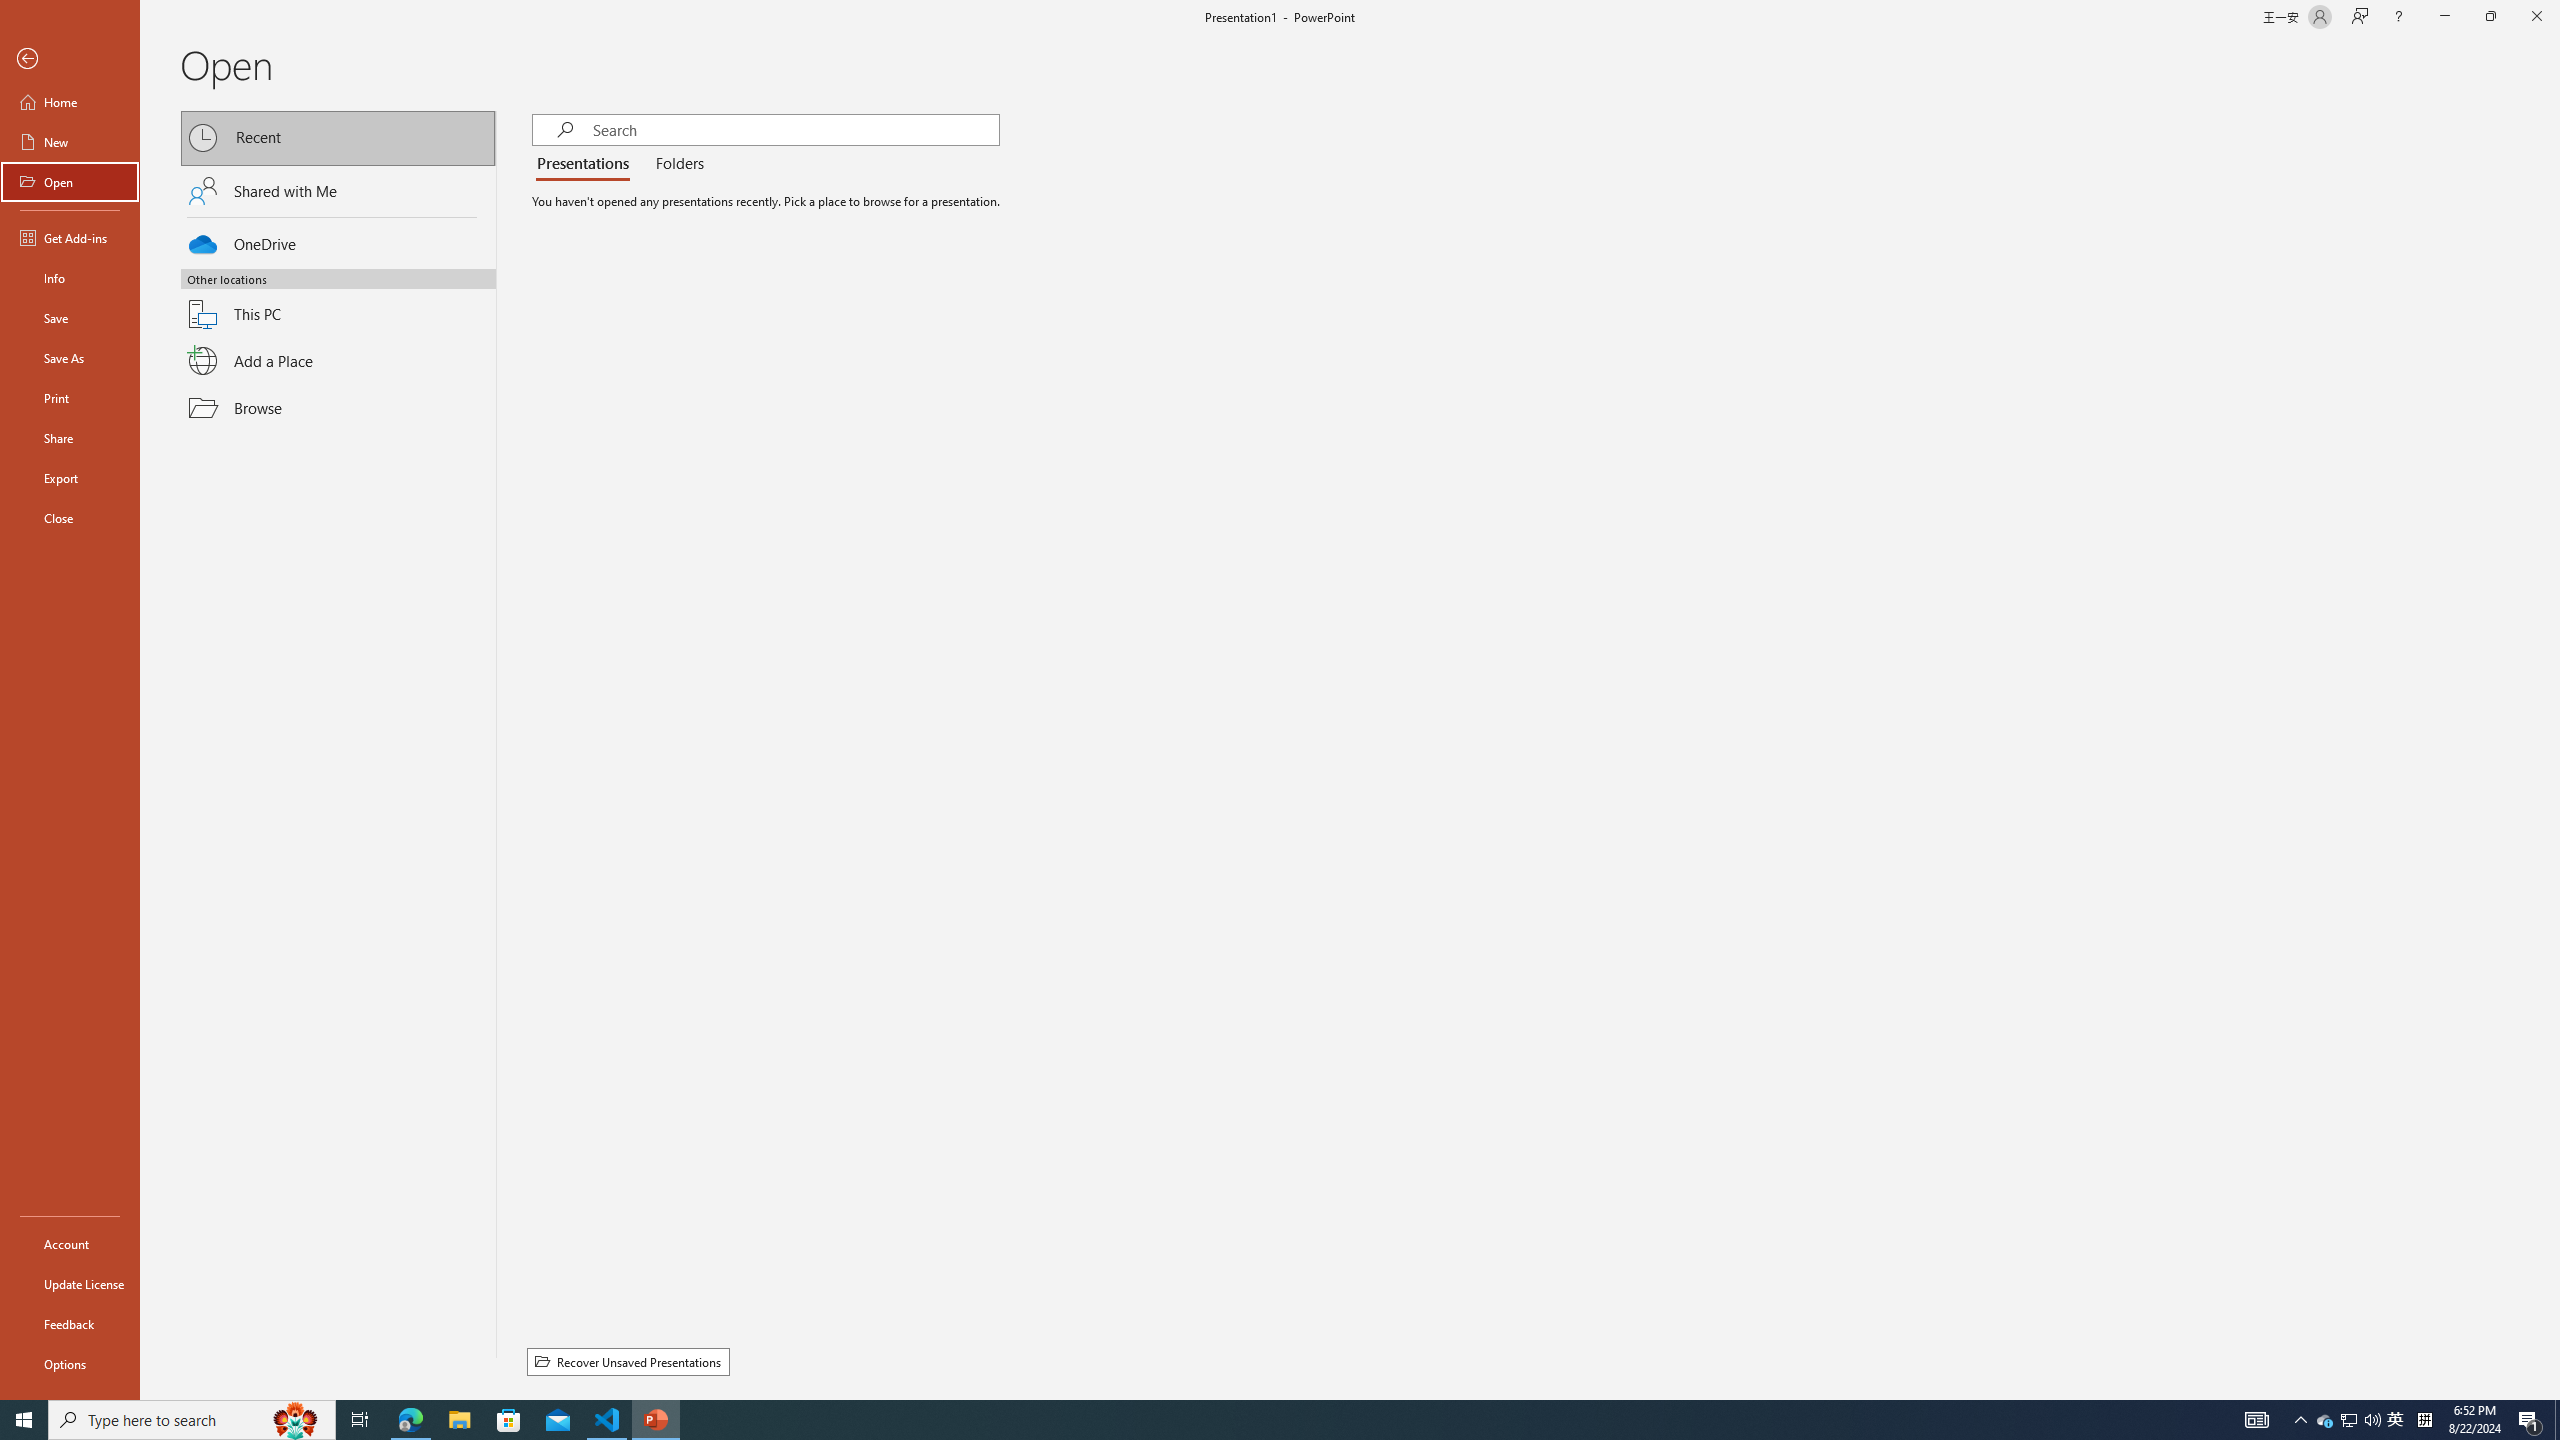 This screenshot has width=2560, height=1440. Describe the element at coordinates (338, 241) in the screenshot. I see `'OneDrive'` at that location.